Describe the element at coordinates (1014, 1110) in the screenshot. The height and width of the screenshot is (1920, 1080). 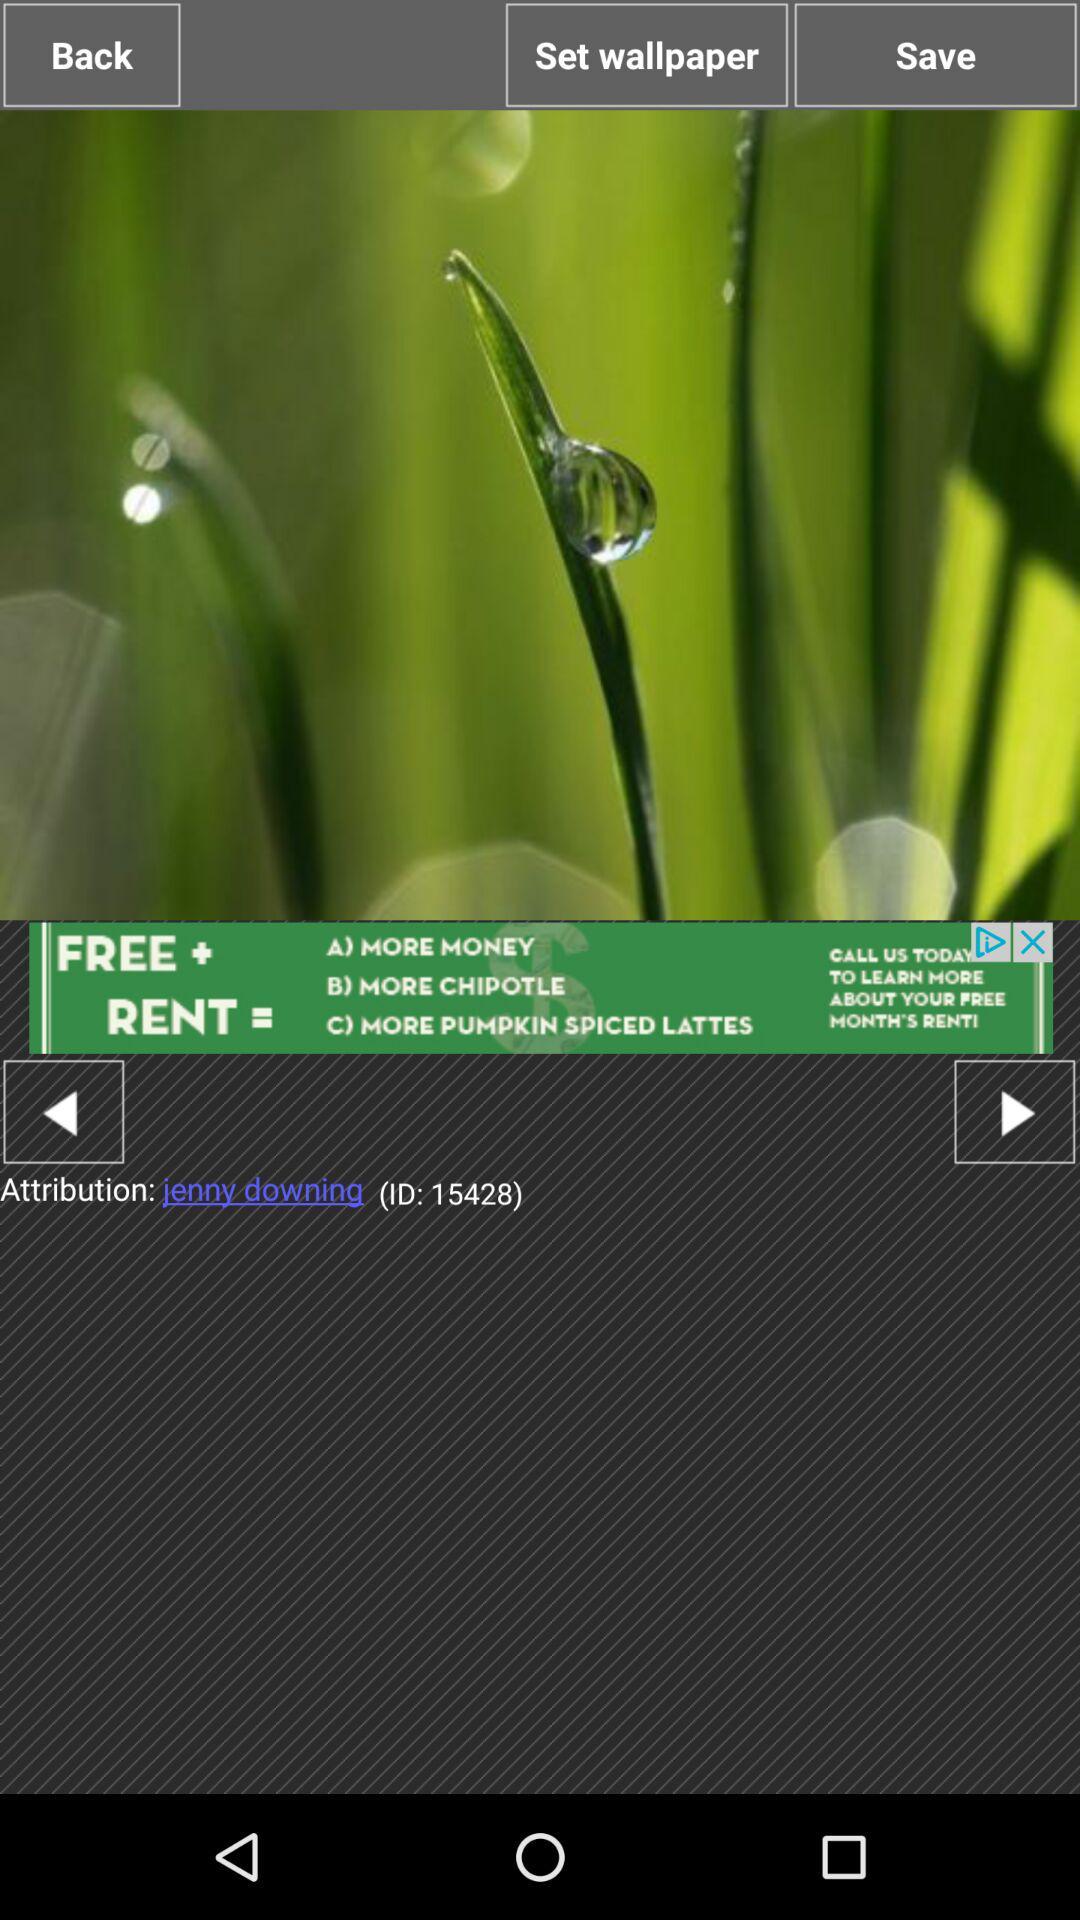
I see `next` at that location.